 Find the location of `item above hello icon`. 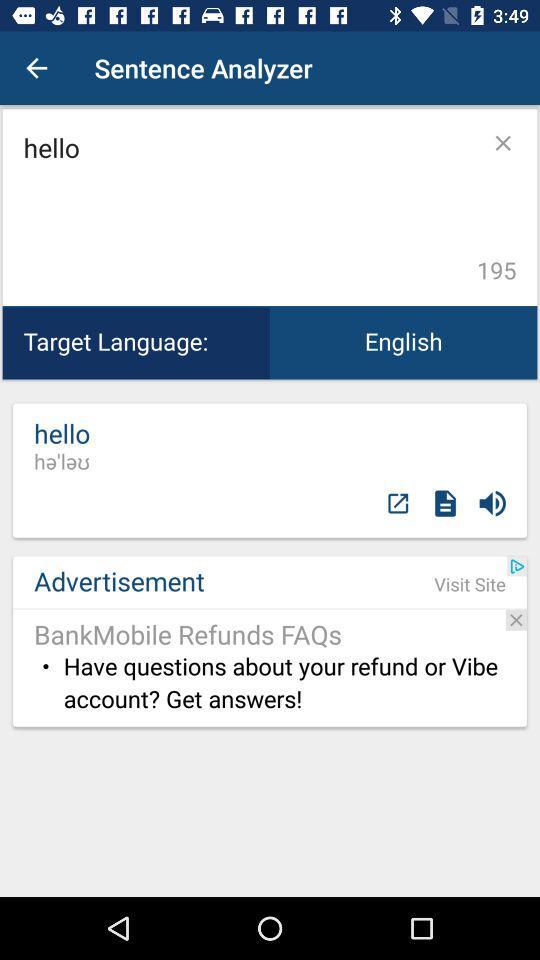

item above hello icon is located at coordinates (36, 68).